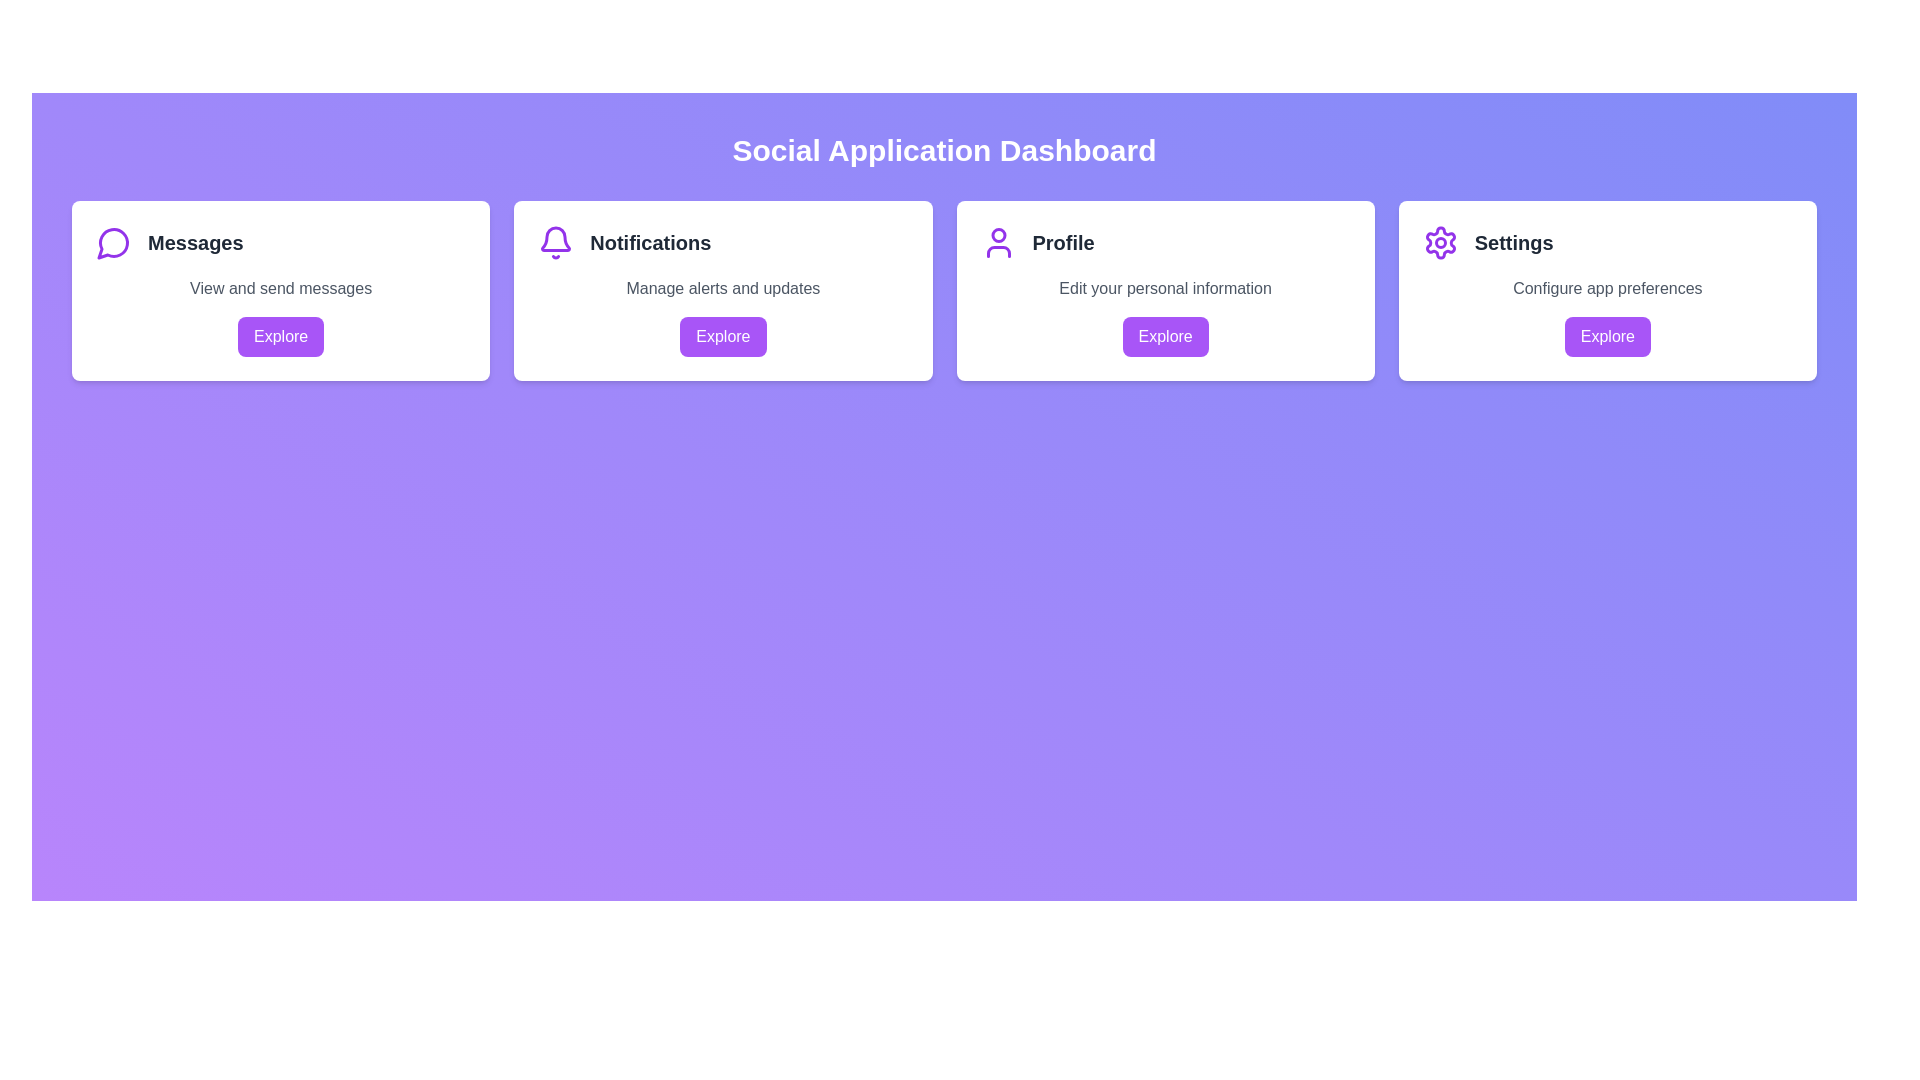 The height and width of the screenshot is (1080, 1920). I want to click on the settings icon located in the fourth card of the settings section, positioned to the left of the section title text, so click(1440, 242).